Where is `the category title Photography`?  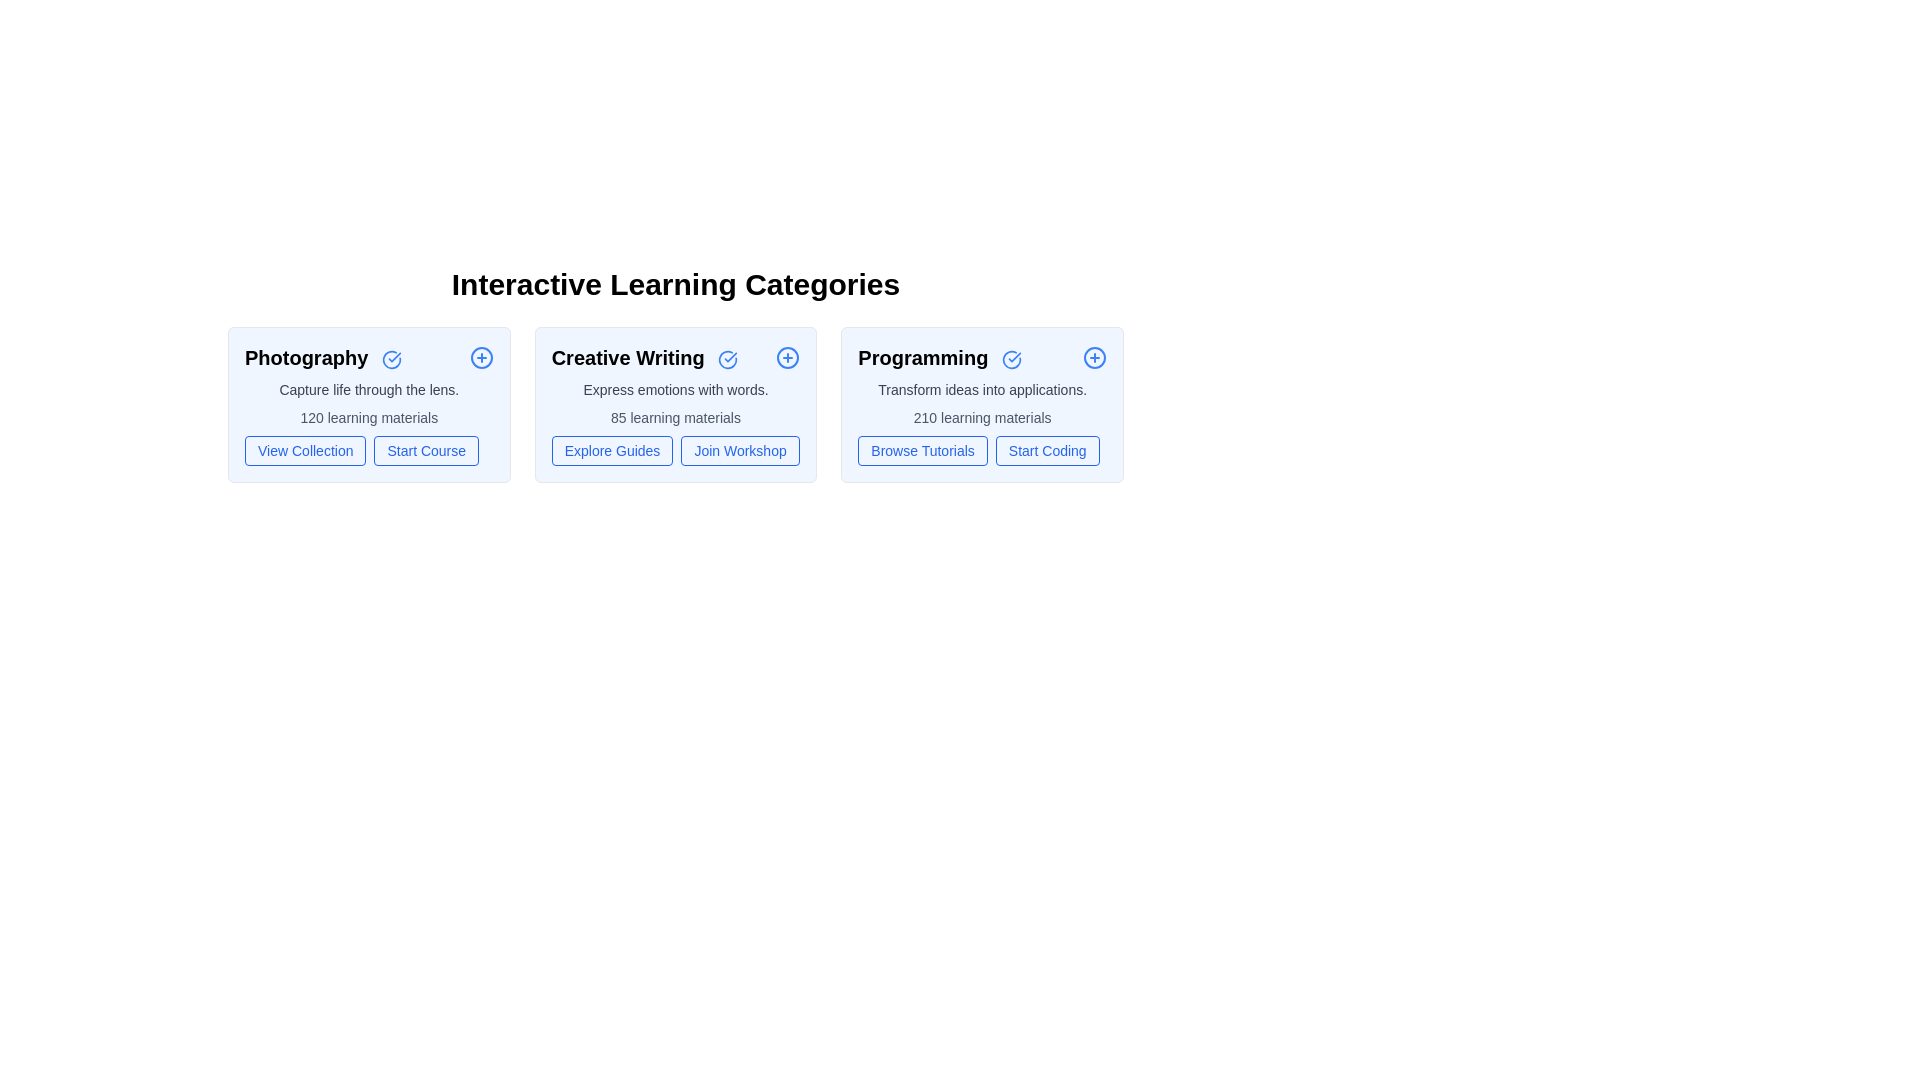 the category title Photography is located at coordinates (323, 357).